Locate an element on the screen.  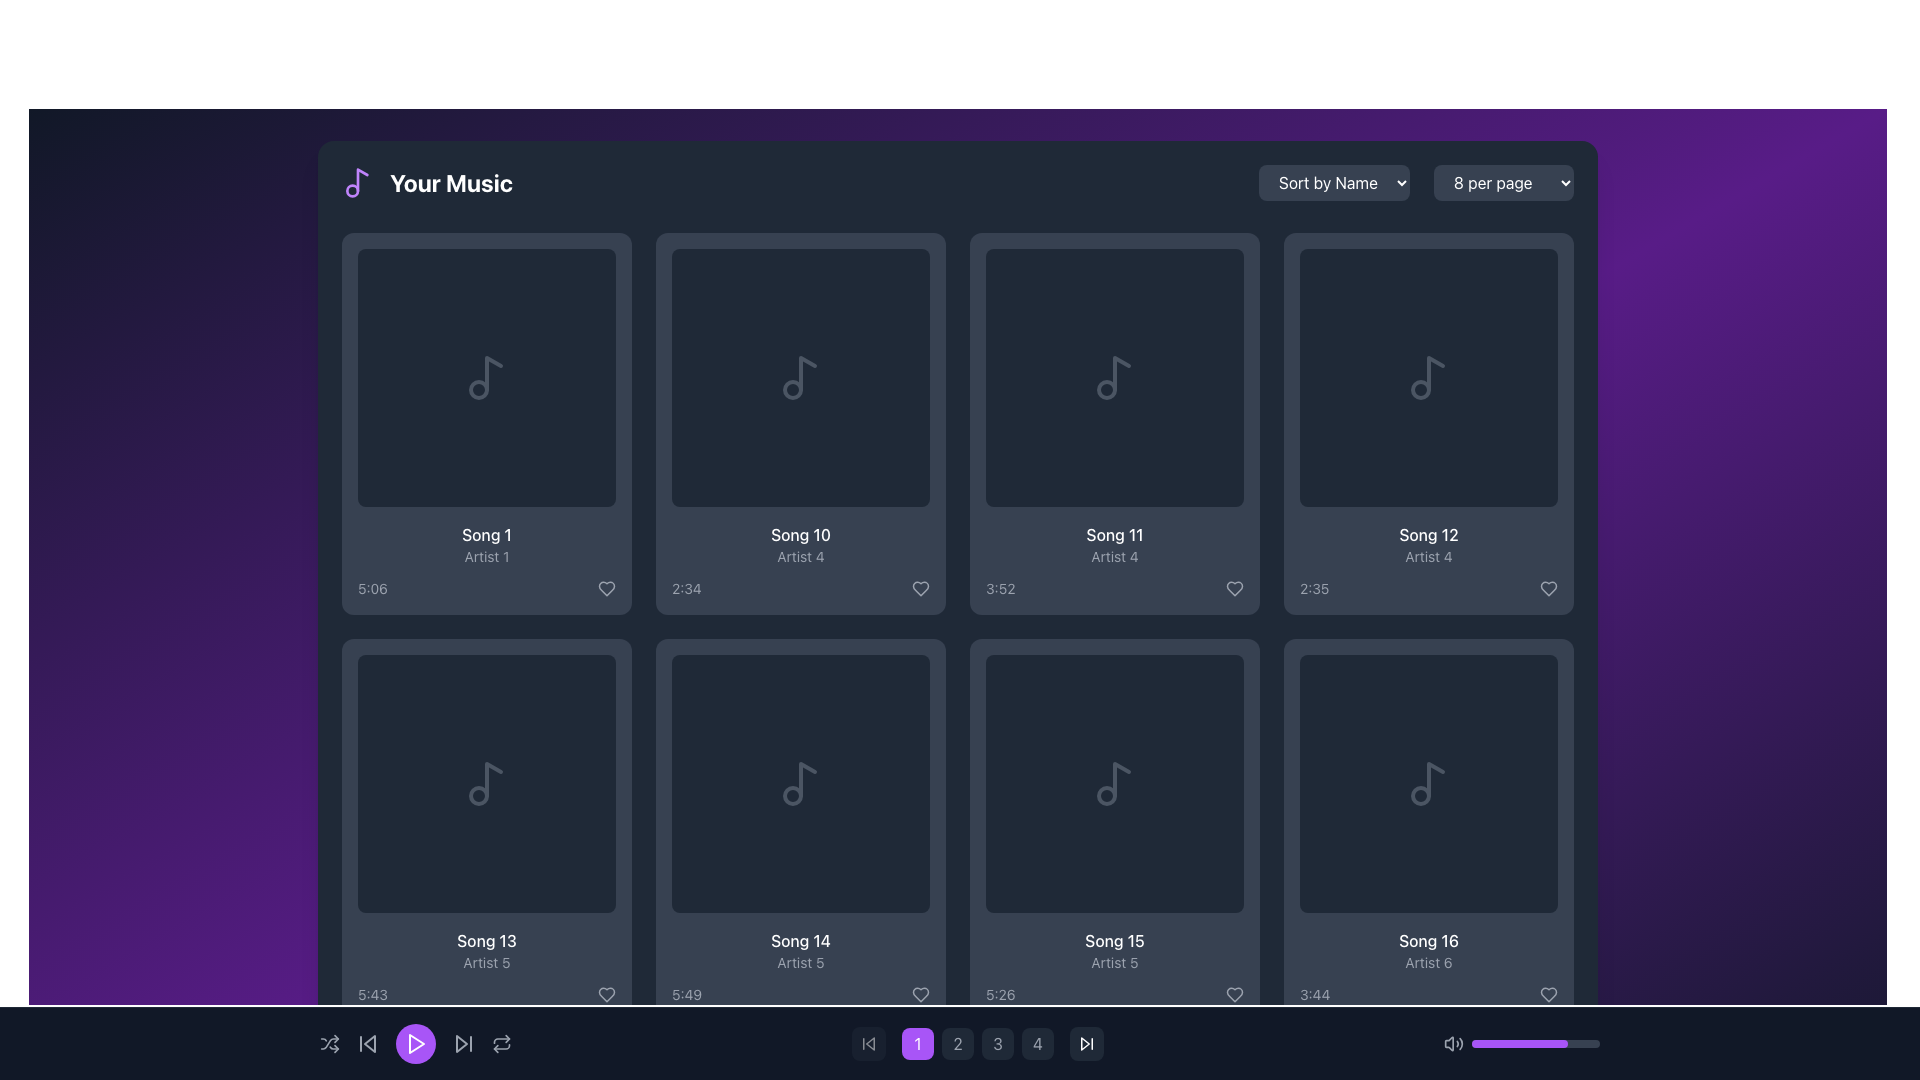
the visual card representing a media item in the second row and fourth column of the grid layout is located at coordinates (801, 782).